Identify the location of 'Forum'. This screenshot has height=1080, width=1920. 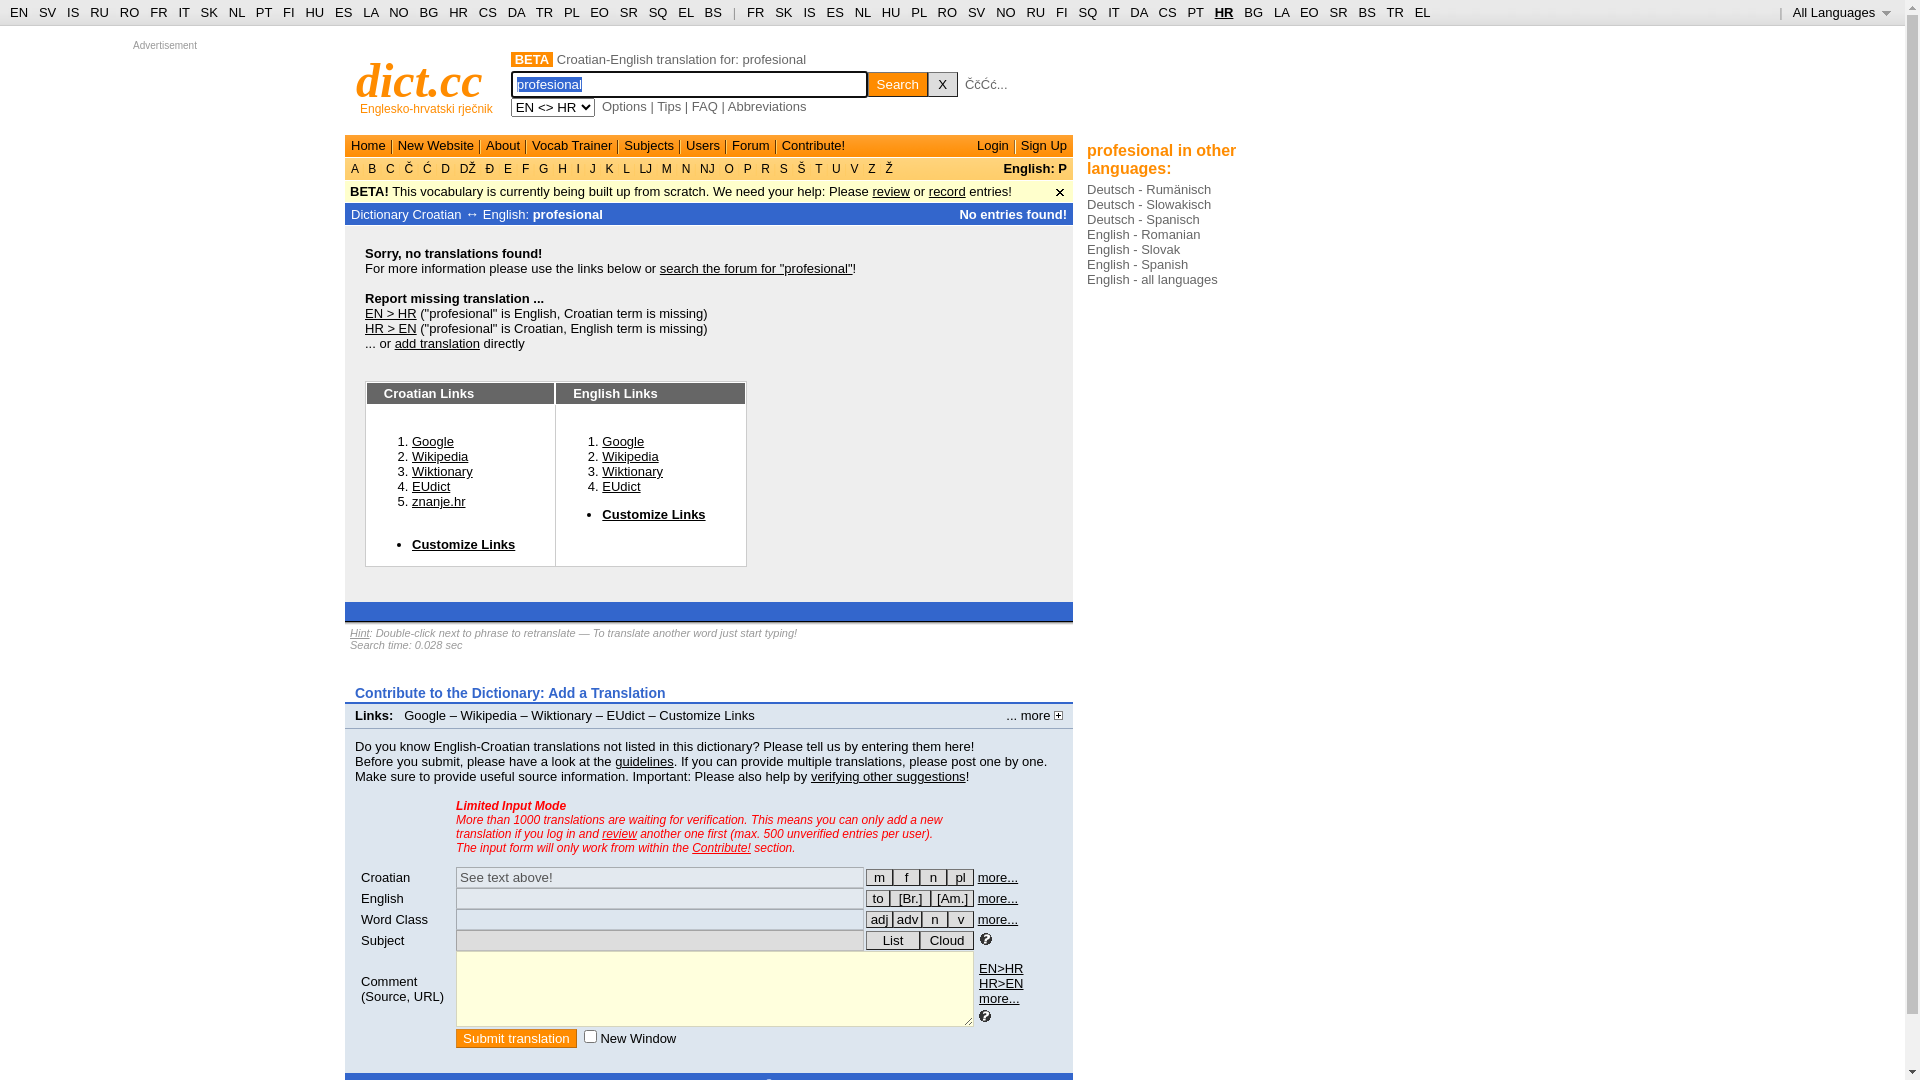
(749, 144).